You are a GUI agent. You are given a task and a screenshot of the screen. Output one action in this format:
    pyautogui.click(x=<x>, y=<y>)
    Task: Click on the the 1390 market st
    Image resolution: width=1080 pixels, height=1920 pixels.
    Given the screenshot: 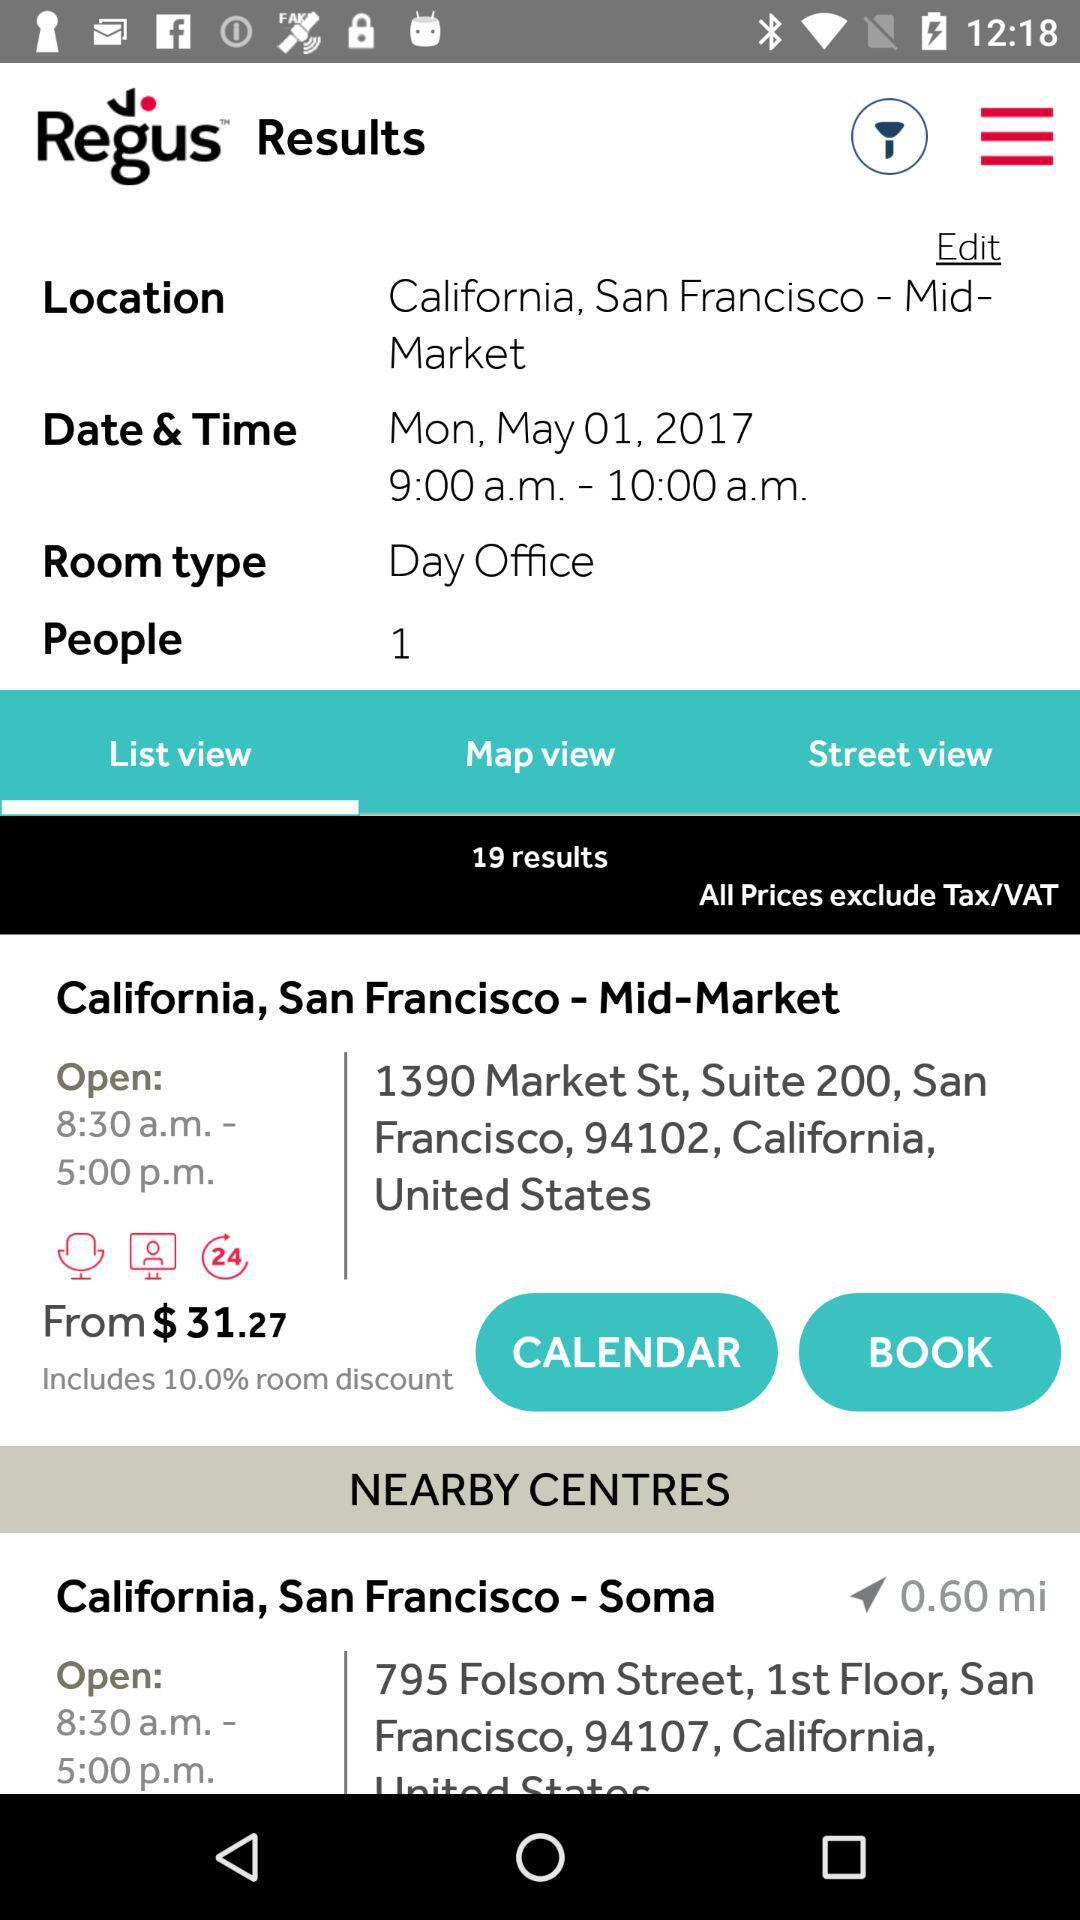 What is the action you would take?
    pyautogui.click(x=709, y=1136)
    